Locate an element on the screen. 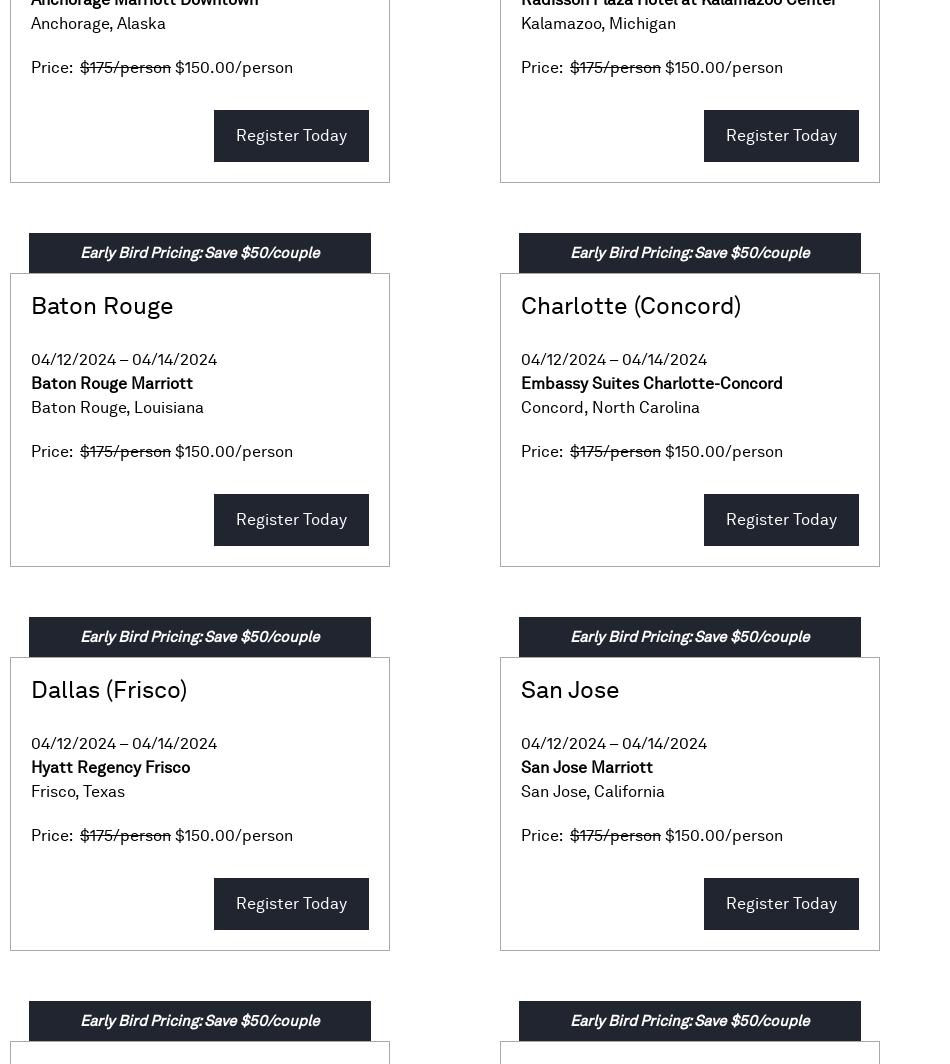  'Kalamazoo' is located at coordinates (520, 23).